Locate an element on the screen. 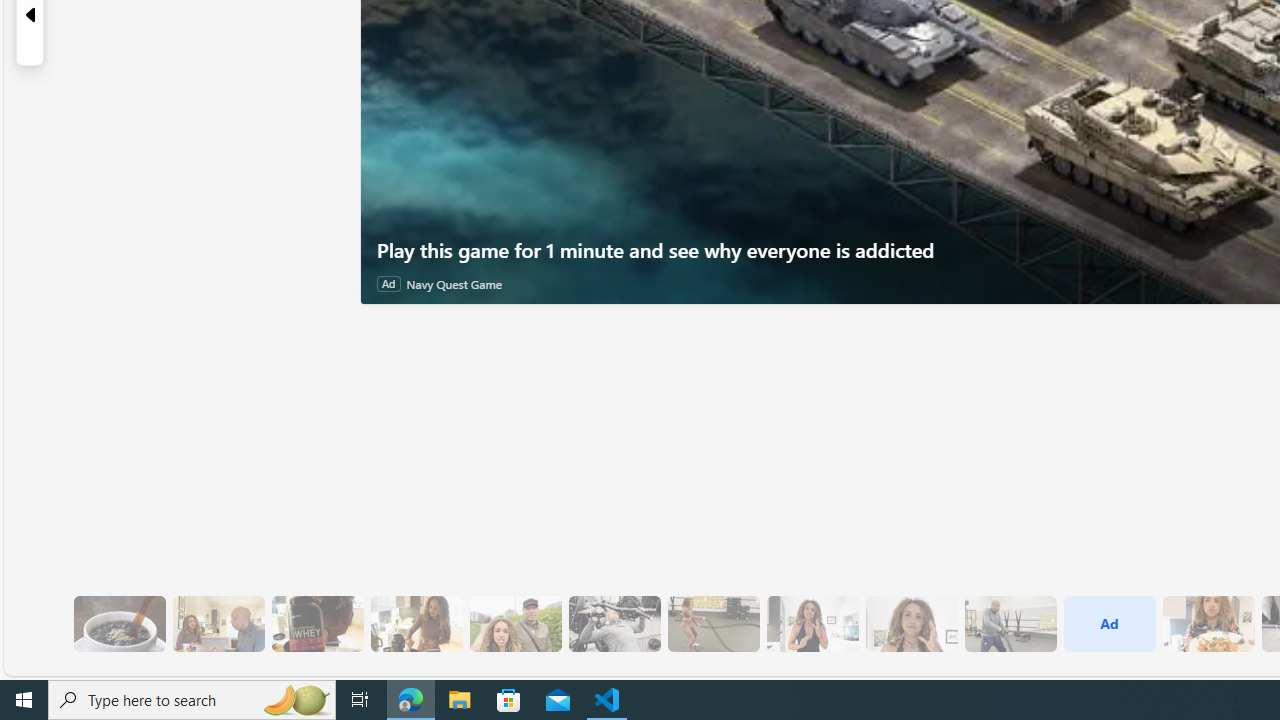  'Navy Quest Game' is located at coordinates (453, 283).